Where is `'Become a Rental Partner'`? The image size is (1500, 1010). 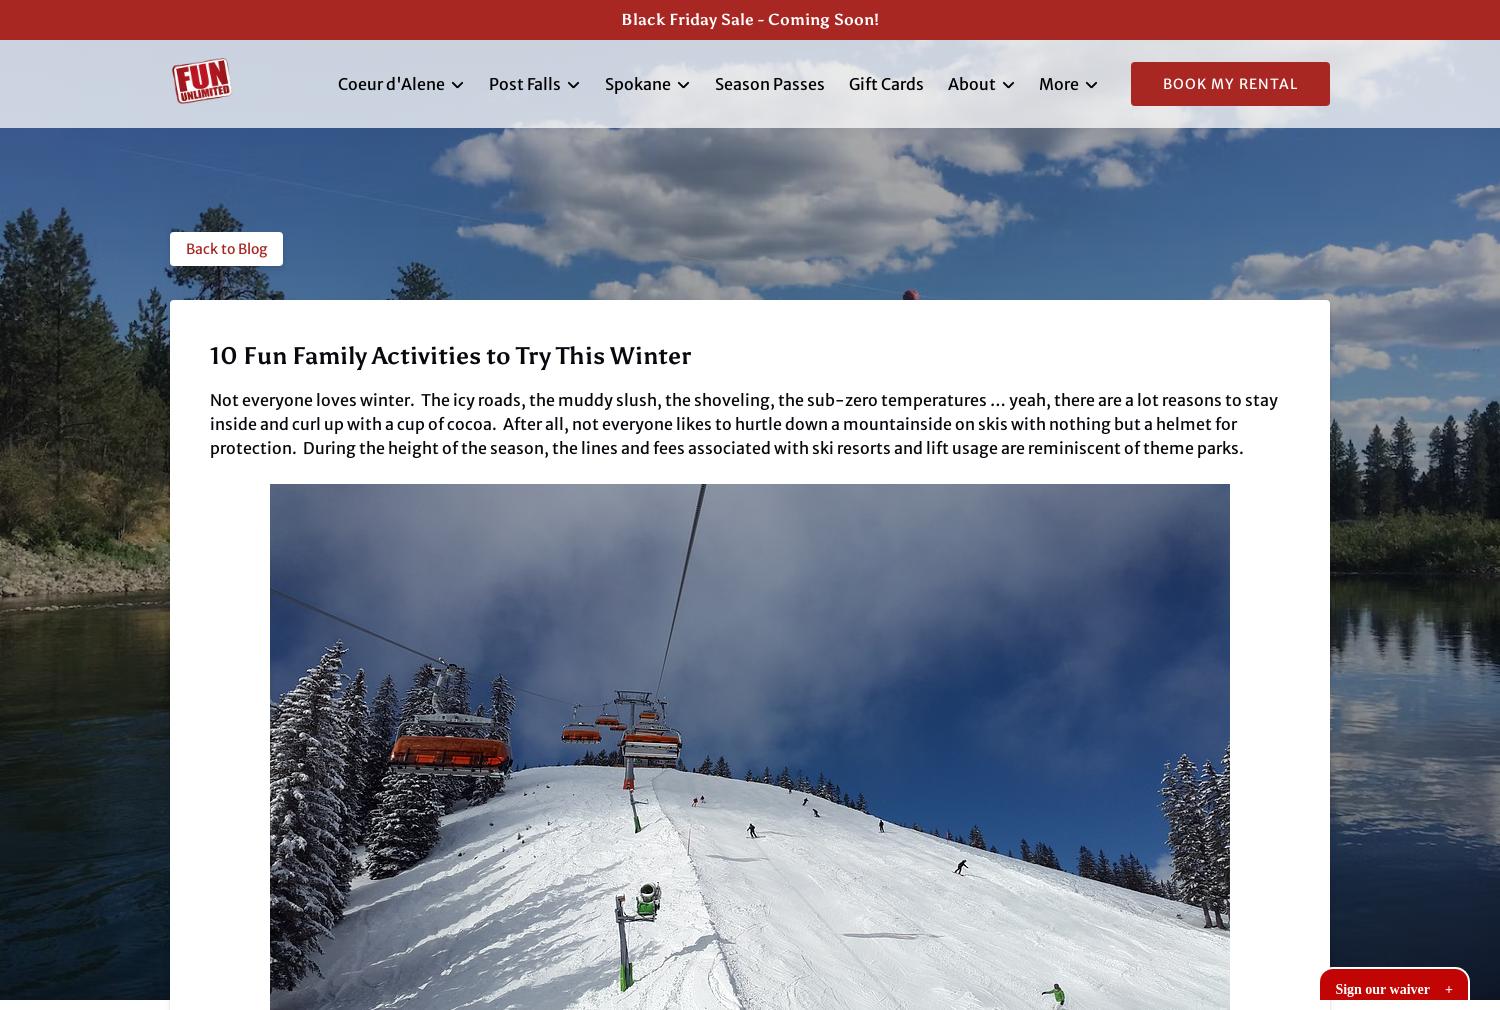
'Become a Rental Partner' is located at coordinates (1039, 286).